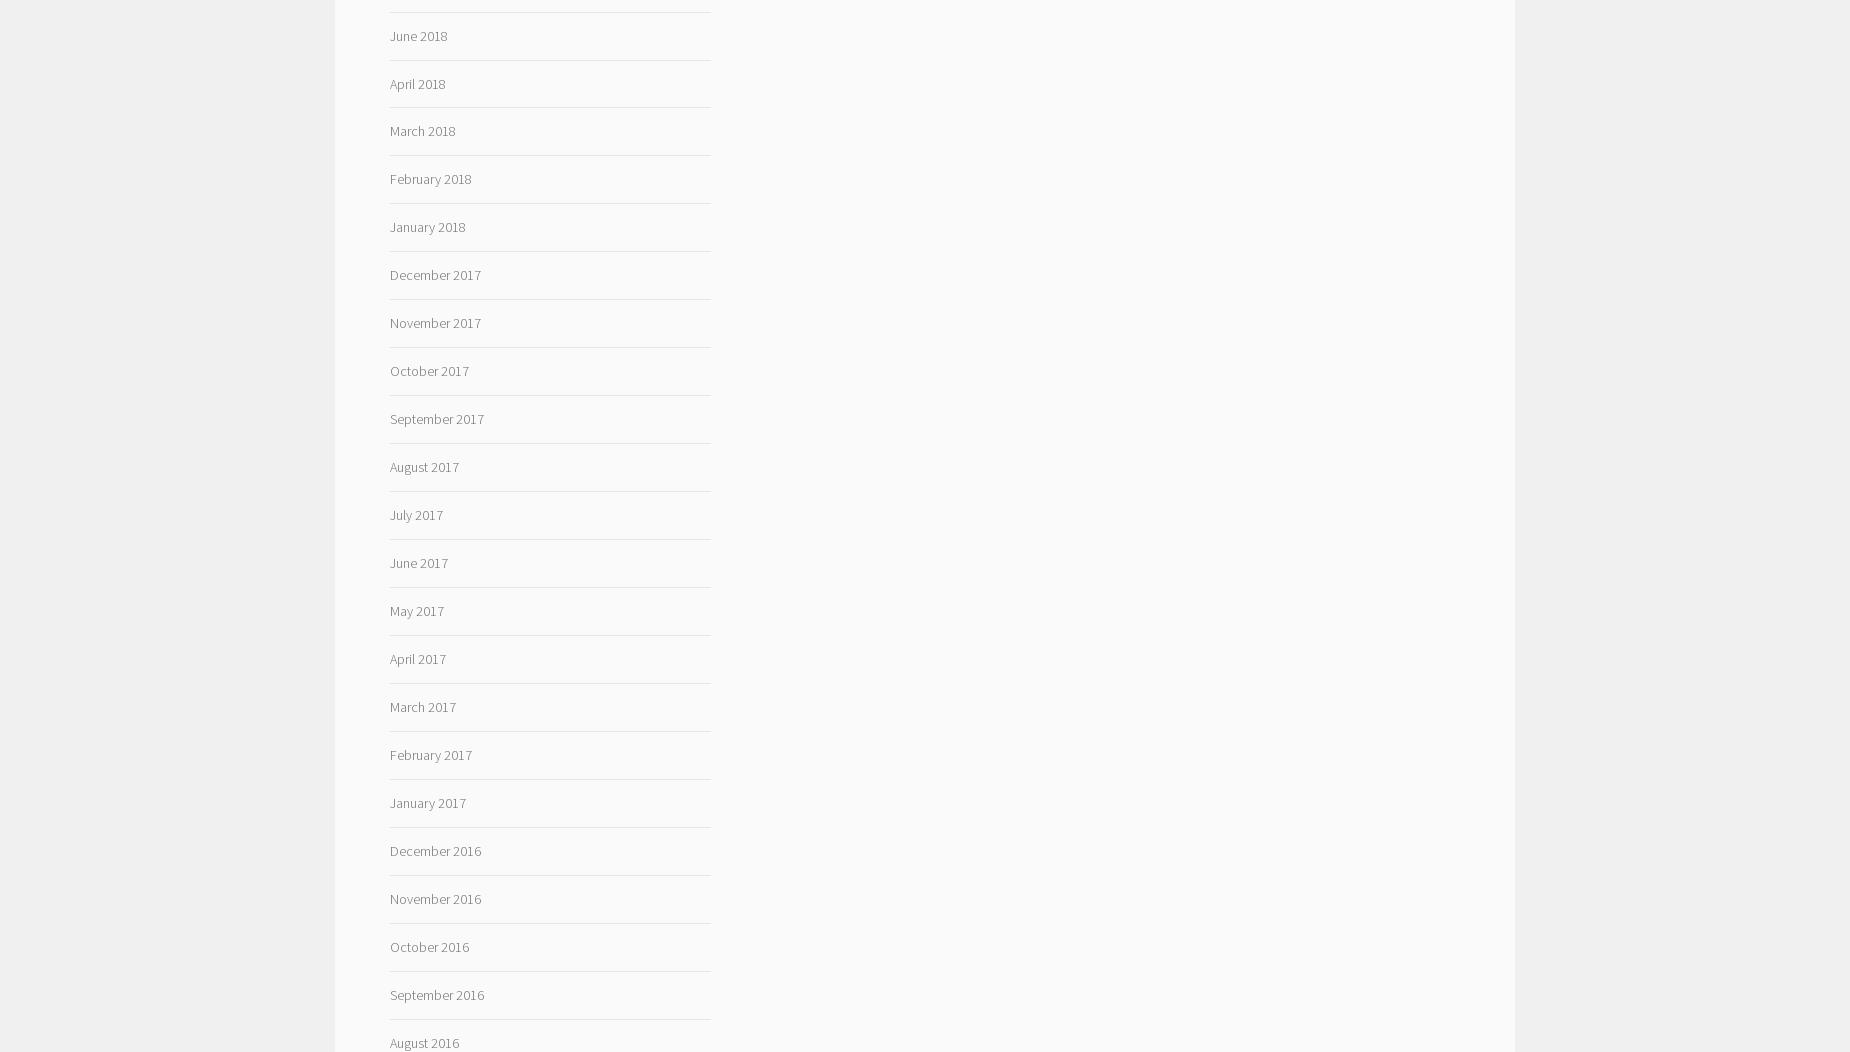 The width and height of the screenshot is (1850, 1052). I want to click on 'January 2017', so click(425, 802).